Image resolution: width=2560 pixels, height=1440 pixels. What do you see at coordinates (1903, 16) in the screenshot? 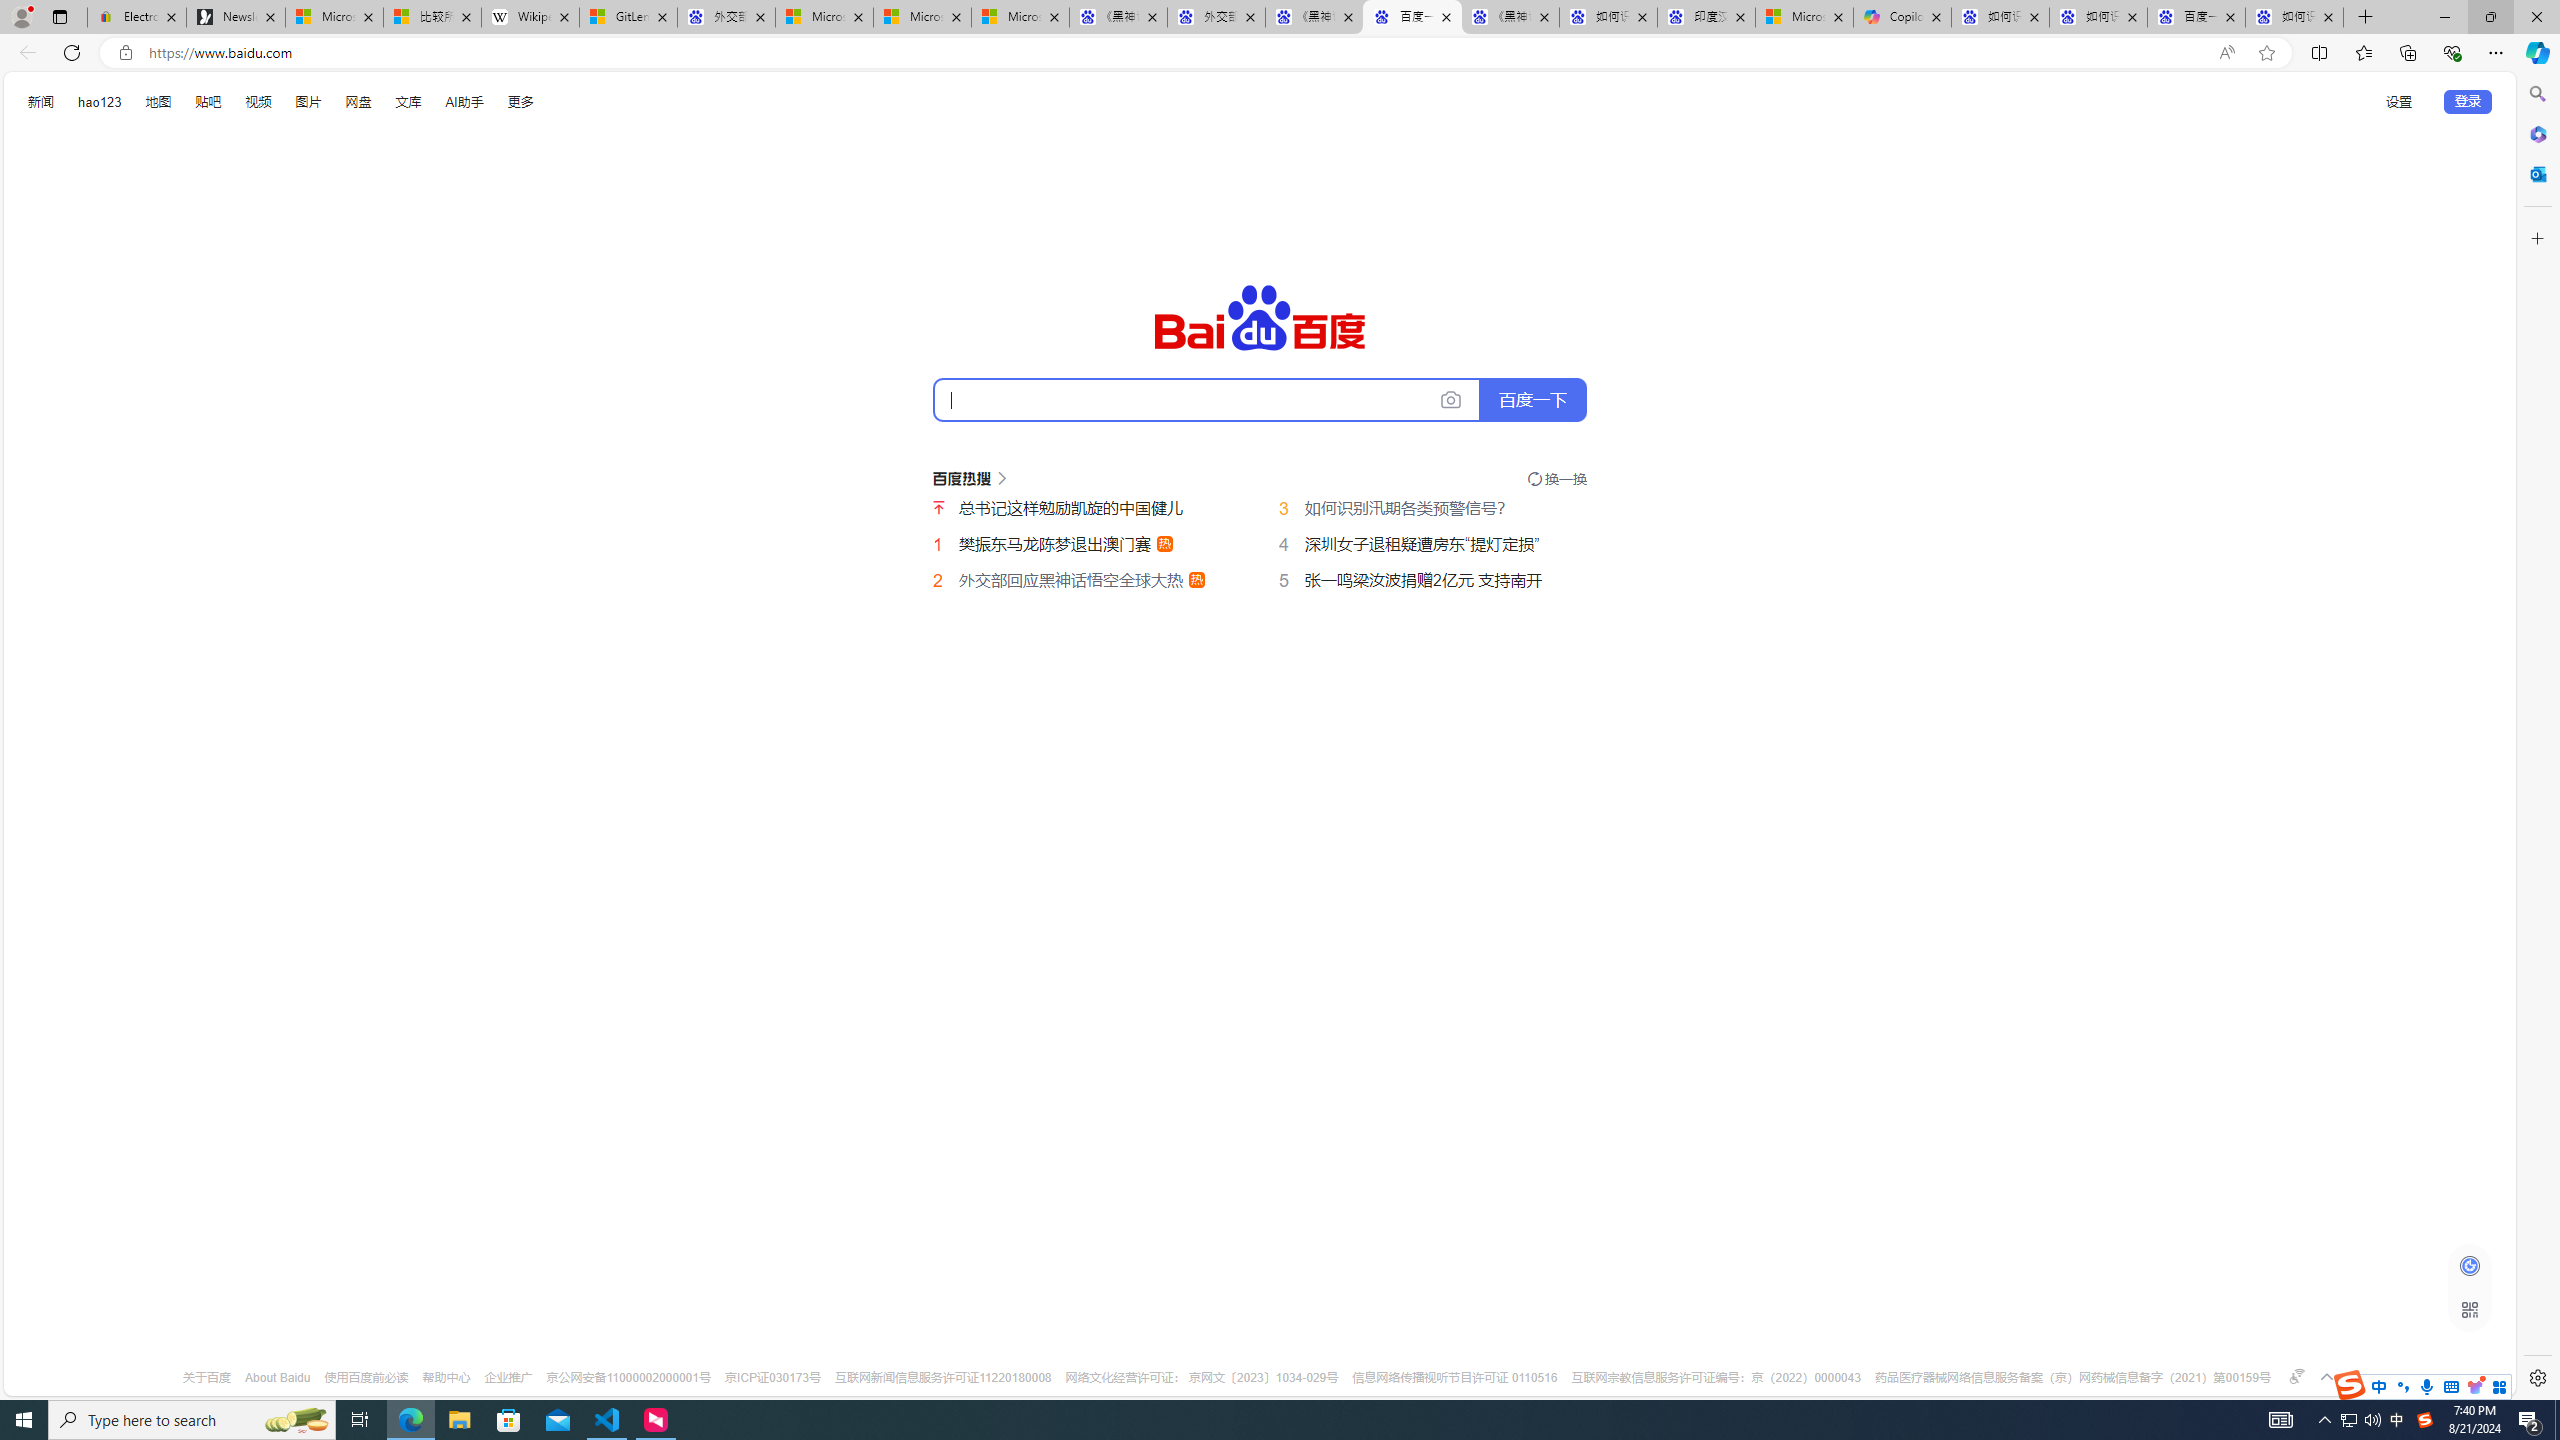
I see `'Copilot'` at bounding box center [1903, 16].